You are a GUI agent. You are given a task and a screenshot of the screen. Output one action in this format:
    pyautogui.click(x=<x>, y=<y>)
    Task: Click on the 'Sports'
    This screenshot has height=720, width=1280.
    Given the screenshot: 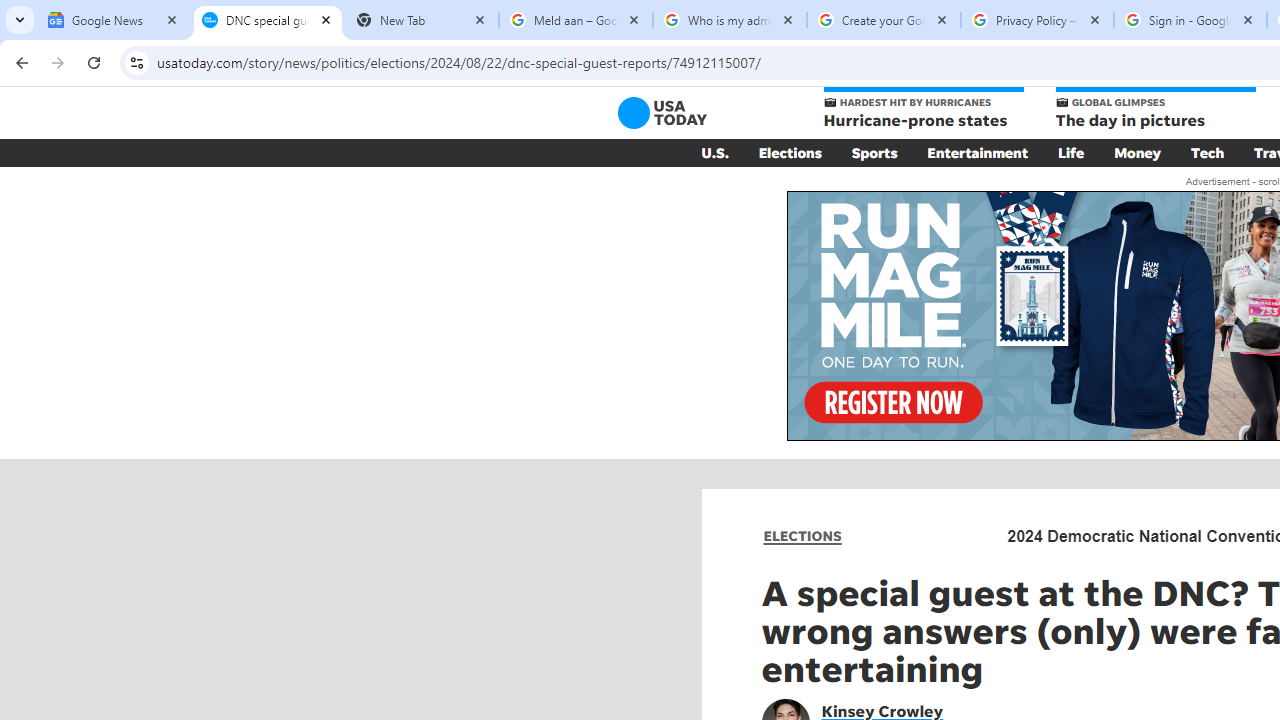 What is the action you would take?
    pyautogui.click(x=874, y=152)
    